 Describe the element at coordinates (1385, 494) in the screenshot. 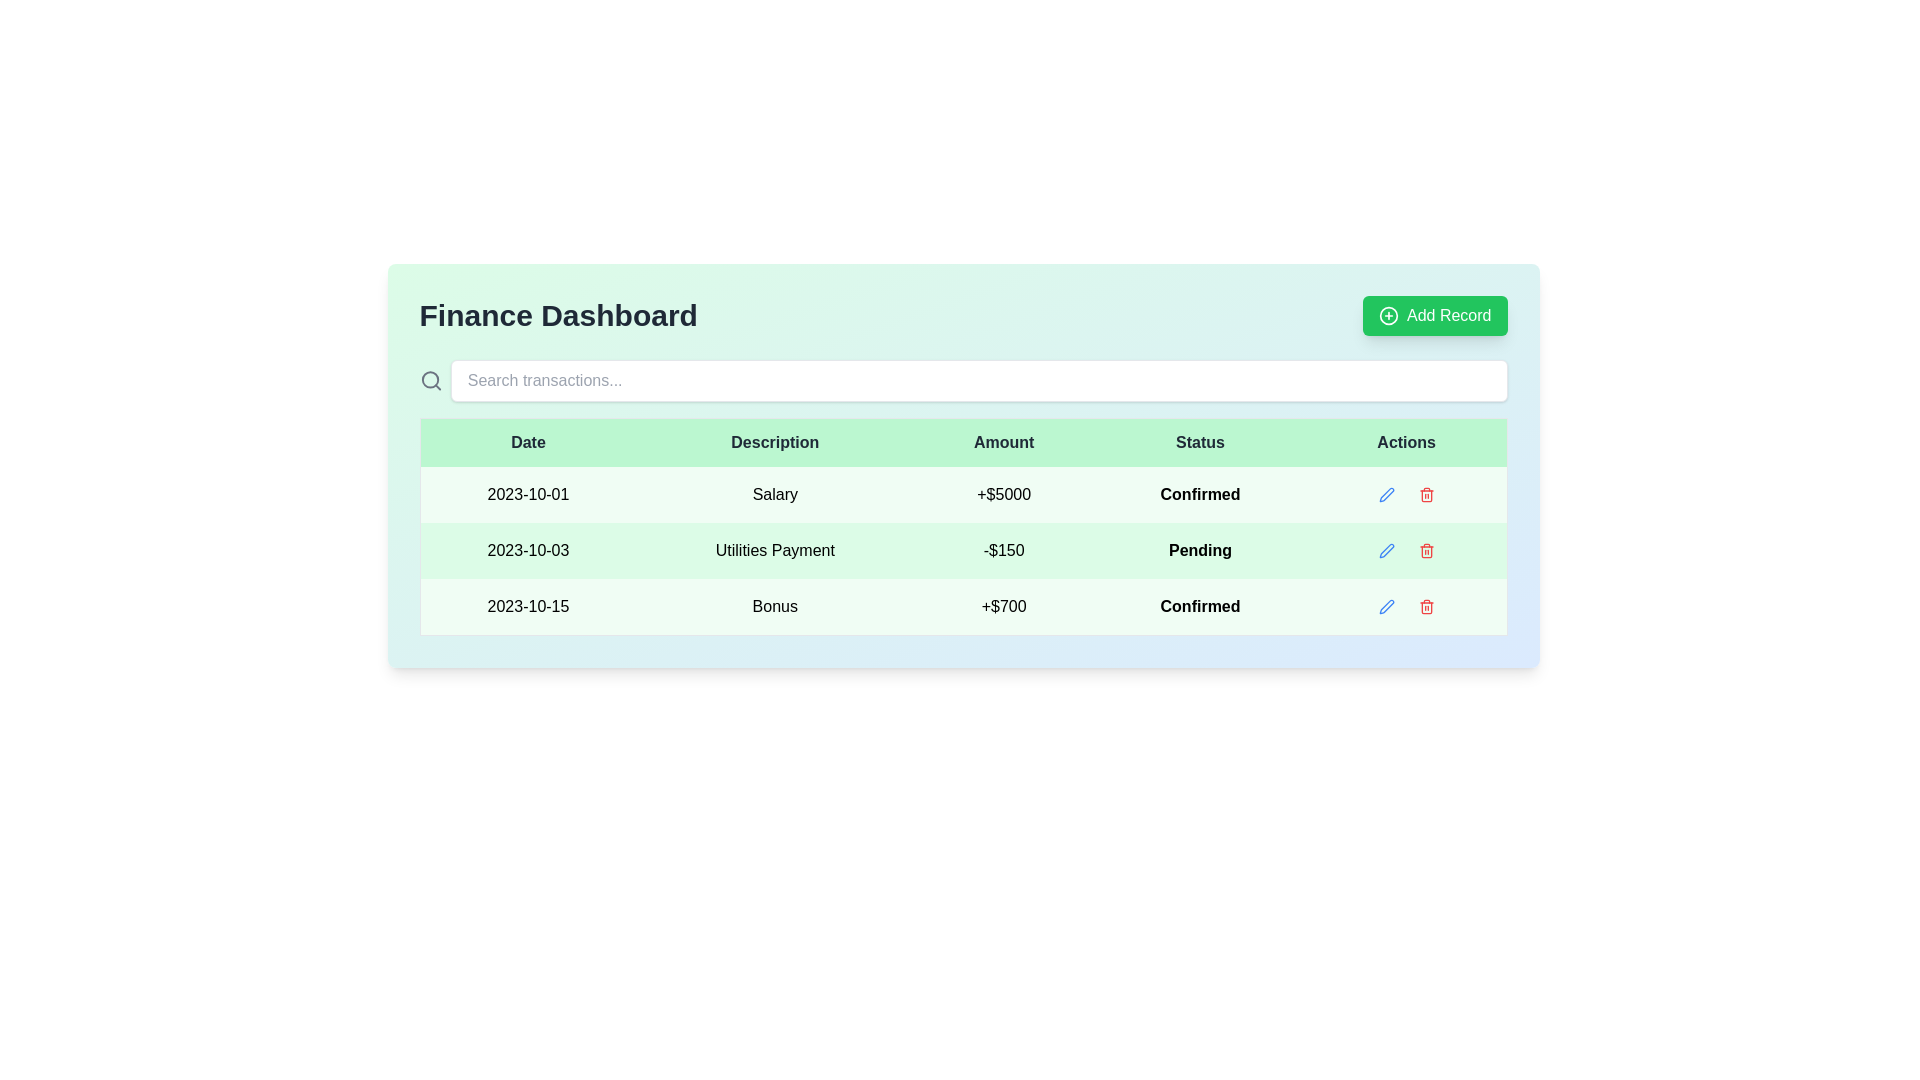

I see `the edit icon located in the 'Actions' column of the third row of the table to initiate editing the row content` at that location.